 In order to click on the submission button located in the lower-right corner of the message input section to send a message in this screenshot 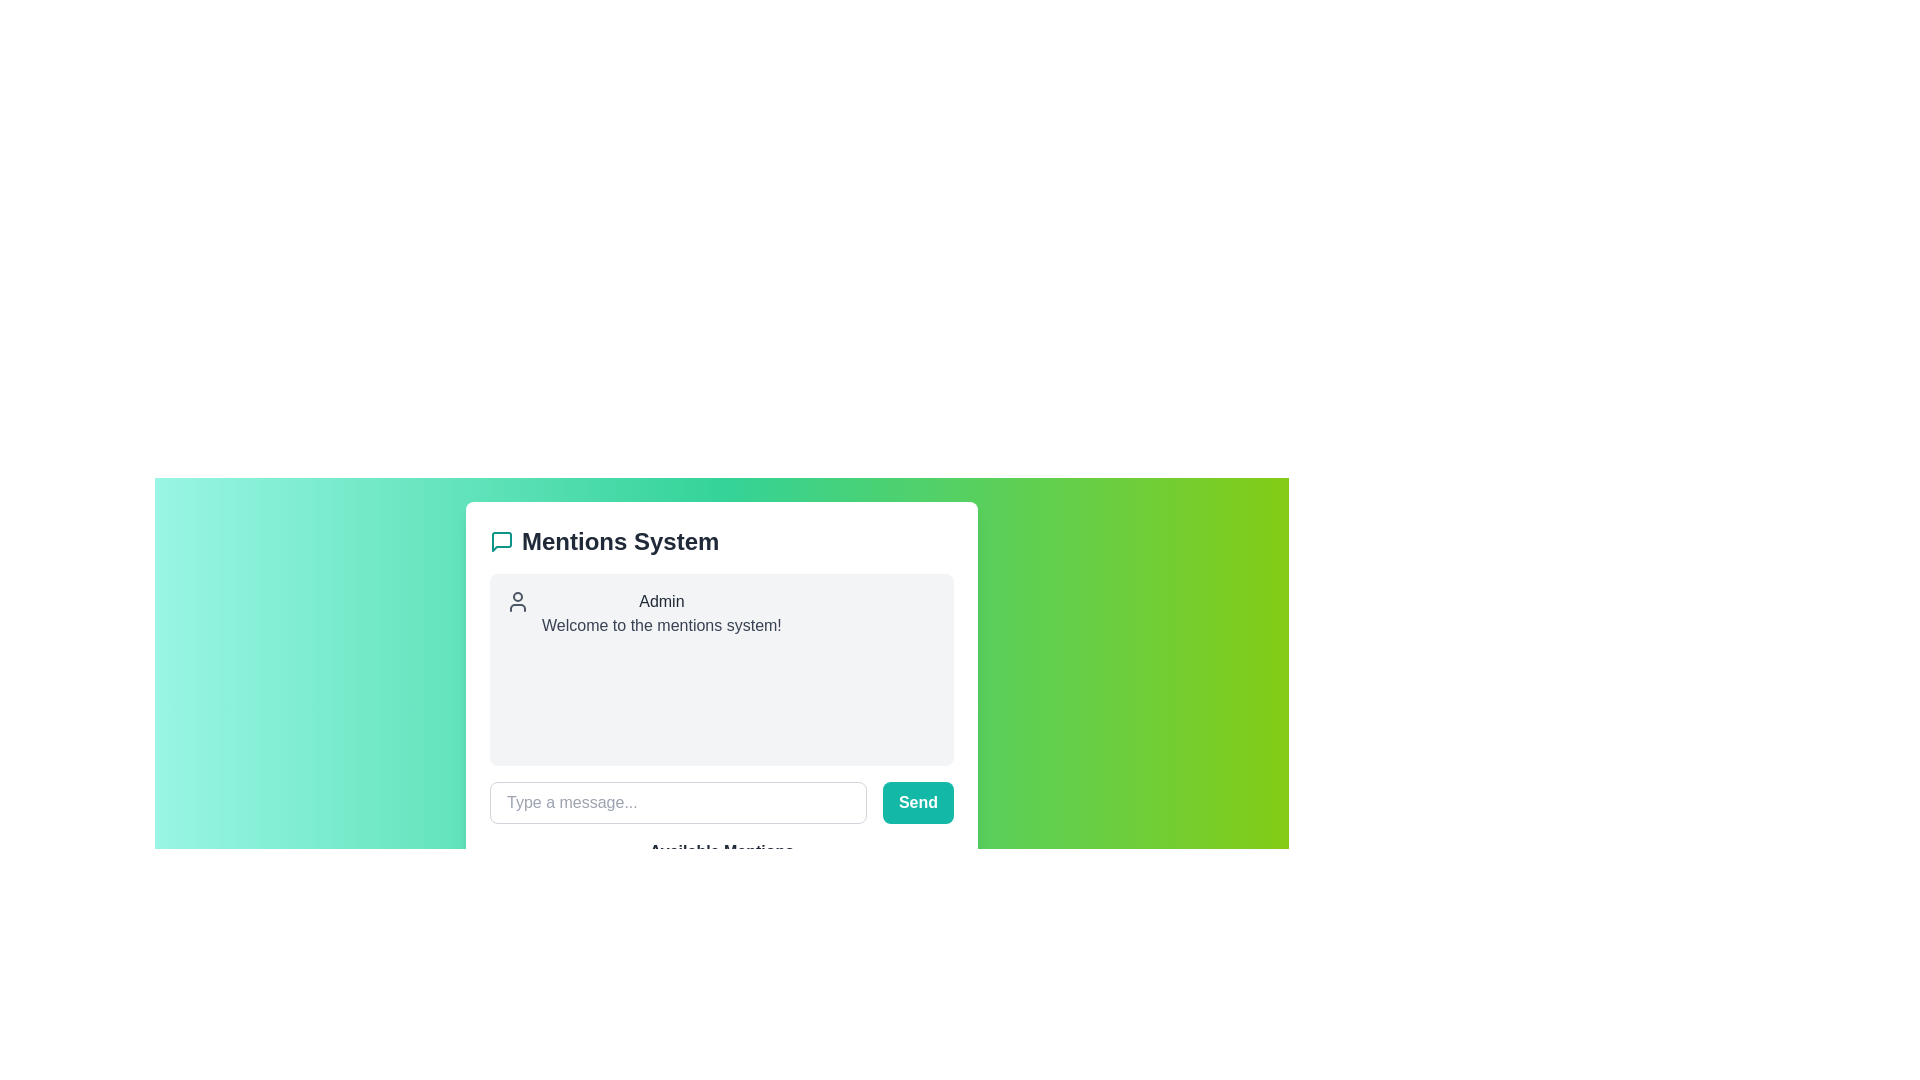, I will do `click(917, 801)`.